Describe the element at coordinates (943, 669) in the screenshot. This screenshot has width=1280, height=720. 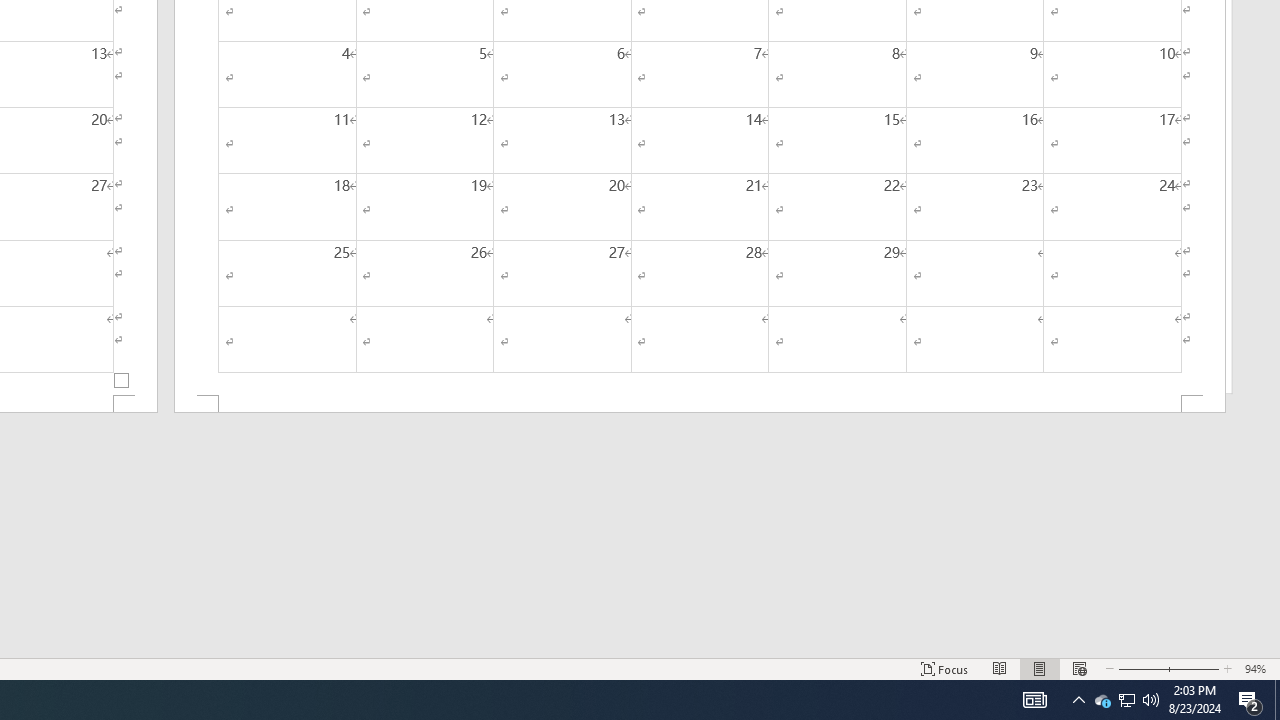
I see `'Focus '` at that location.